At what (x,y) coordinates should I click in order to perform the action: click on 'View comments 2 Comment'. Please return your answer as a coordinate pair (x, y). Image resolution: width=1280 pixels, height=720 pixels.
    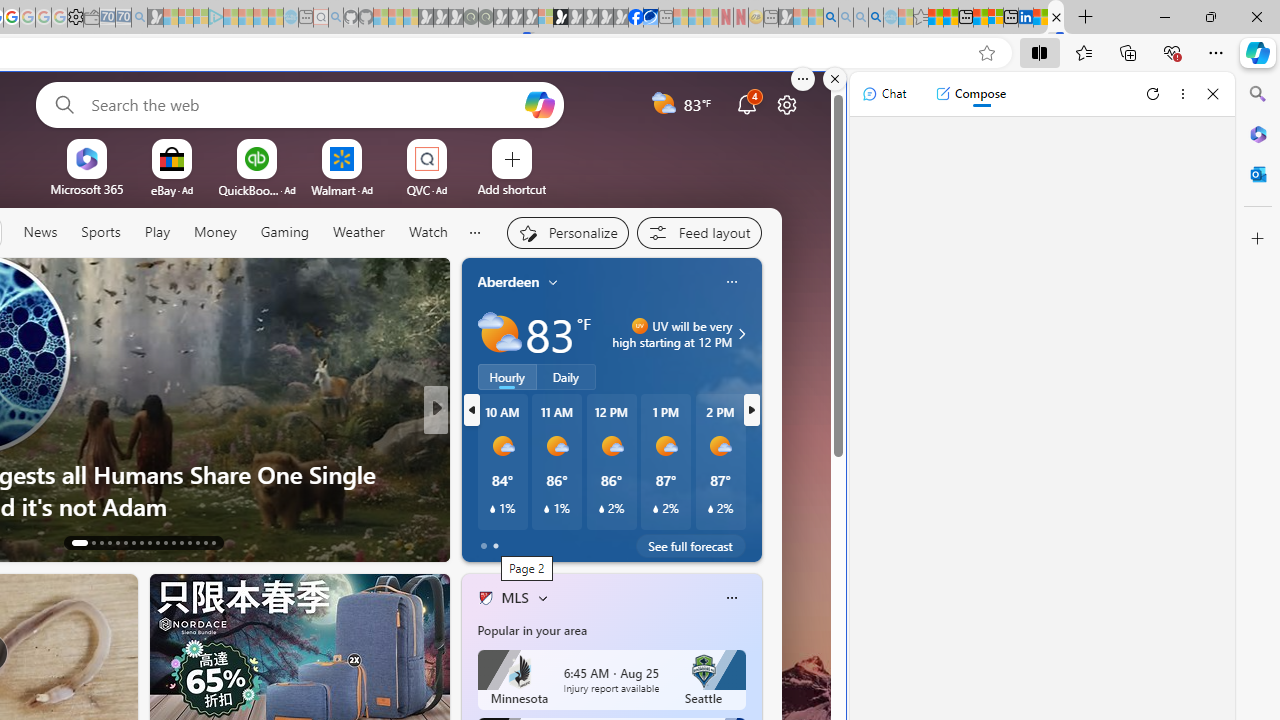
    Looking at the image, I should click on (567, 541).